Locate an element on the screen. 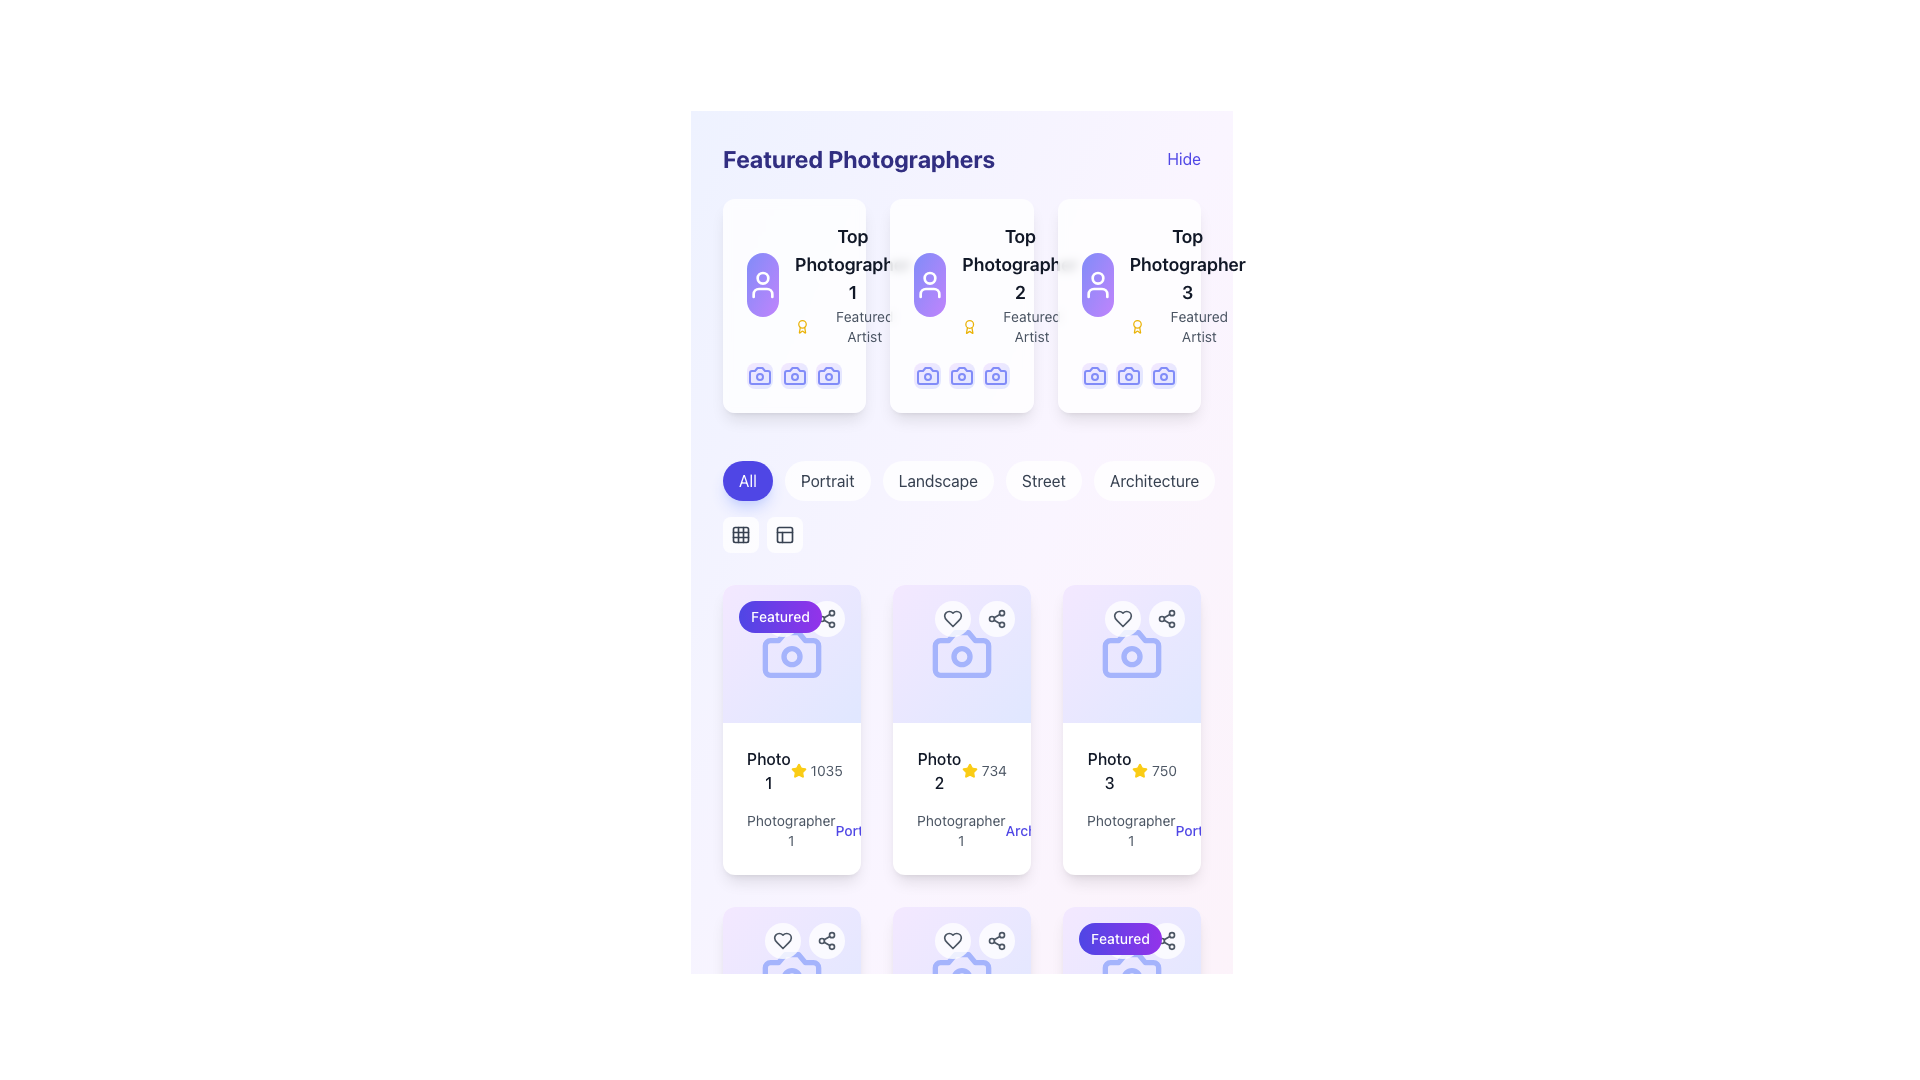 The image size is (1920, 1080). the avatar/icon representing the profile of a photographer located in the first column under 'Featured Photographers', above the text 'Top Photographer 1' is located at coordinates (762, 285).